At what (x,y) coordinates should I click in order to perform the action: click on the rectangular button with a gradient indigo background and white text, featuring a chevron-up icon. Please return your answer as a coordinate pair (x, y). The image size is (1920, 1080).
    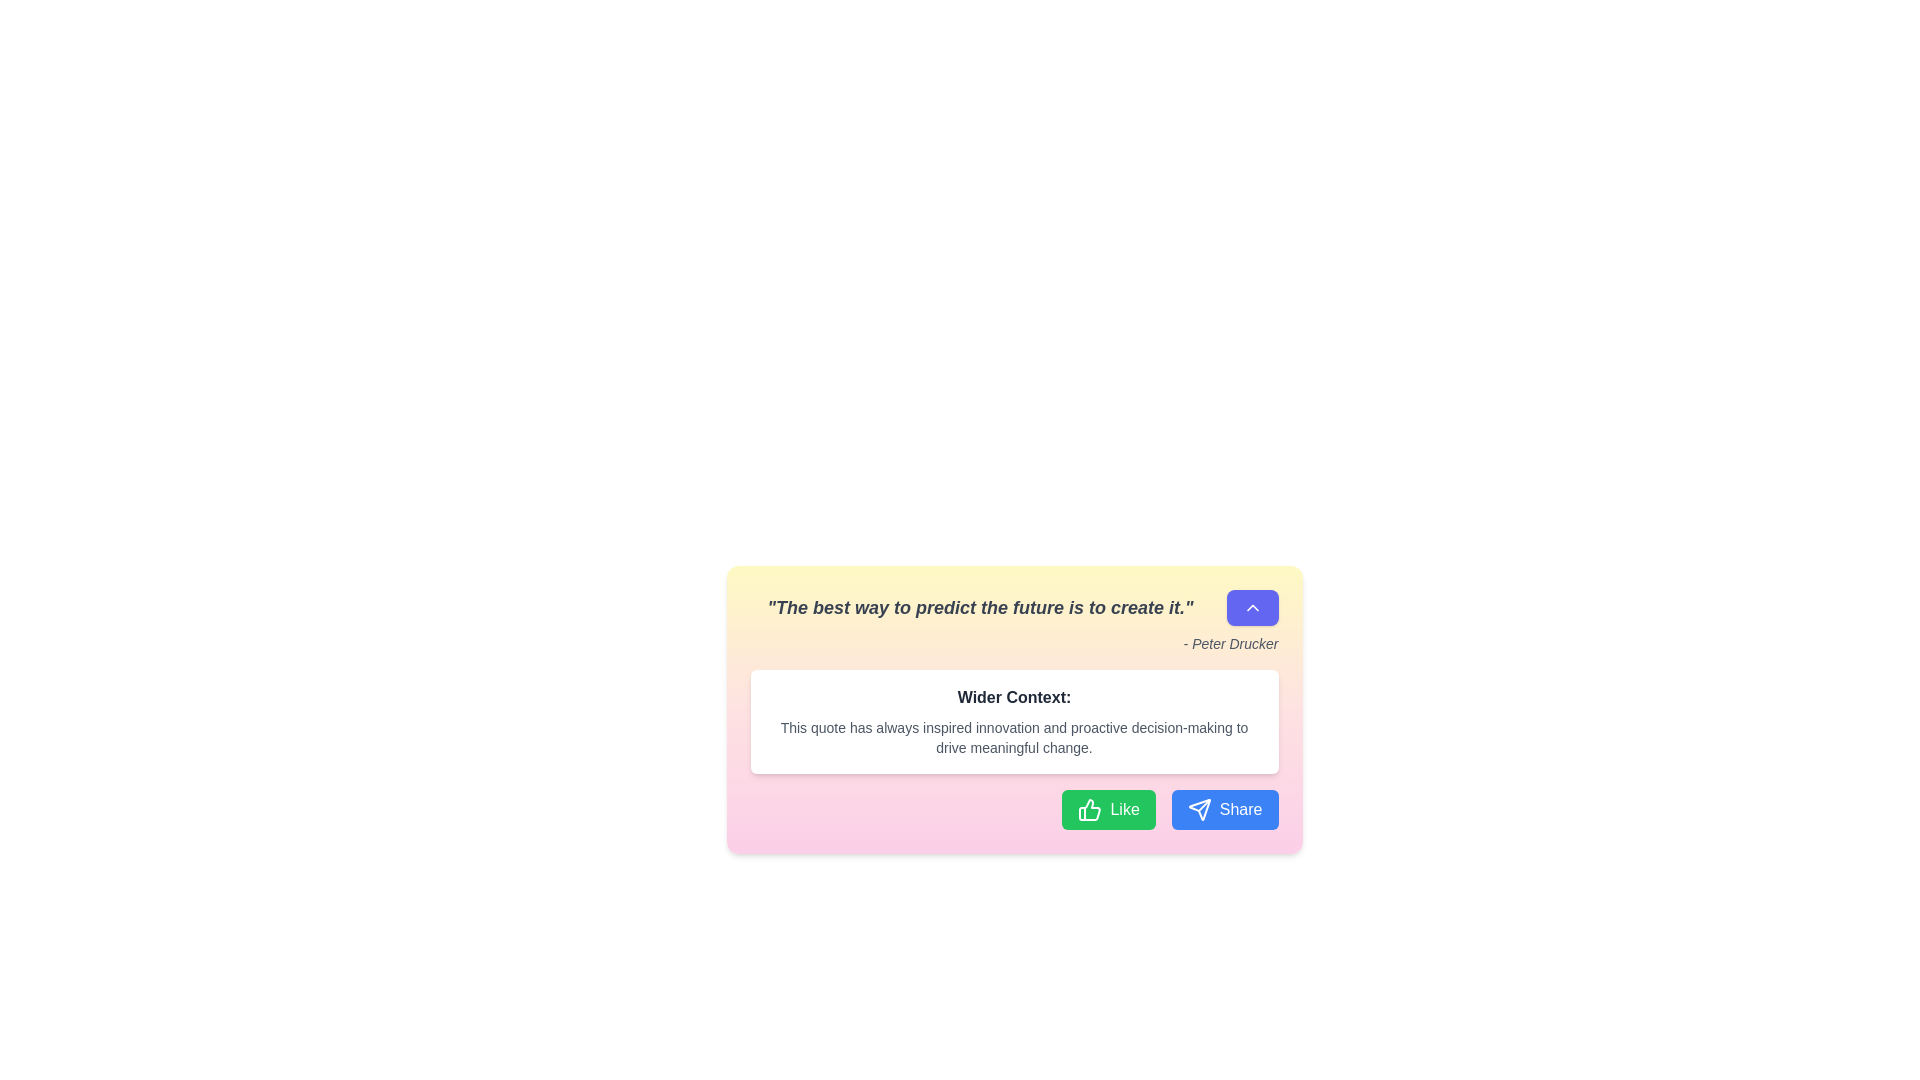
    Looking at the image, I should click on (1251, 607).